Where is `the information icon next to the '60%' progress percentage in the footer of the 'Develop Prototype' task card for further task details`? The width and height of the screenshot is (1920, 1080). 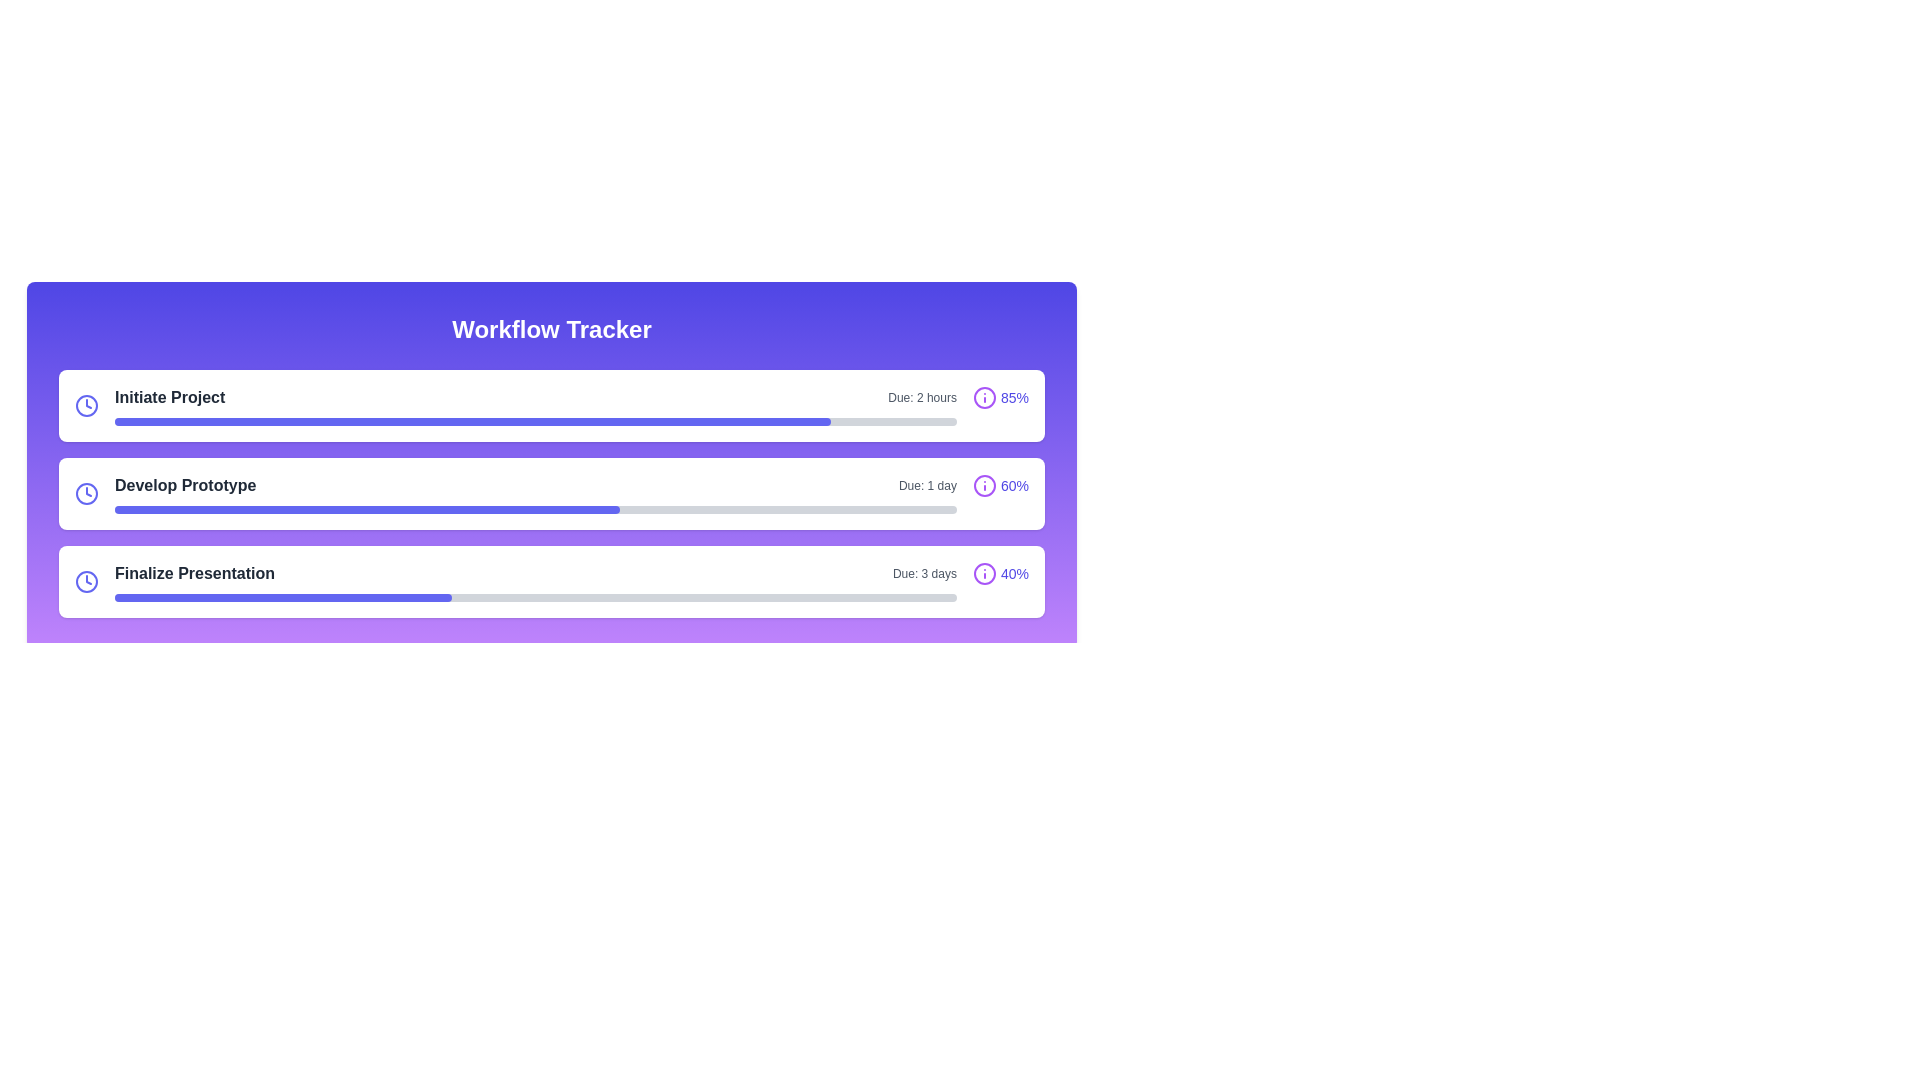
the information icon next to the '60%' progress percentage in the footer of the 'Develop Prototype' task card for further task details is located at coordinates (999, 486).